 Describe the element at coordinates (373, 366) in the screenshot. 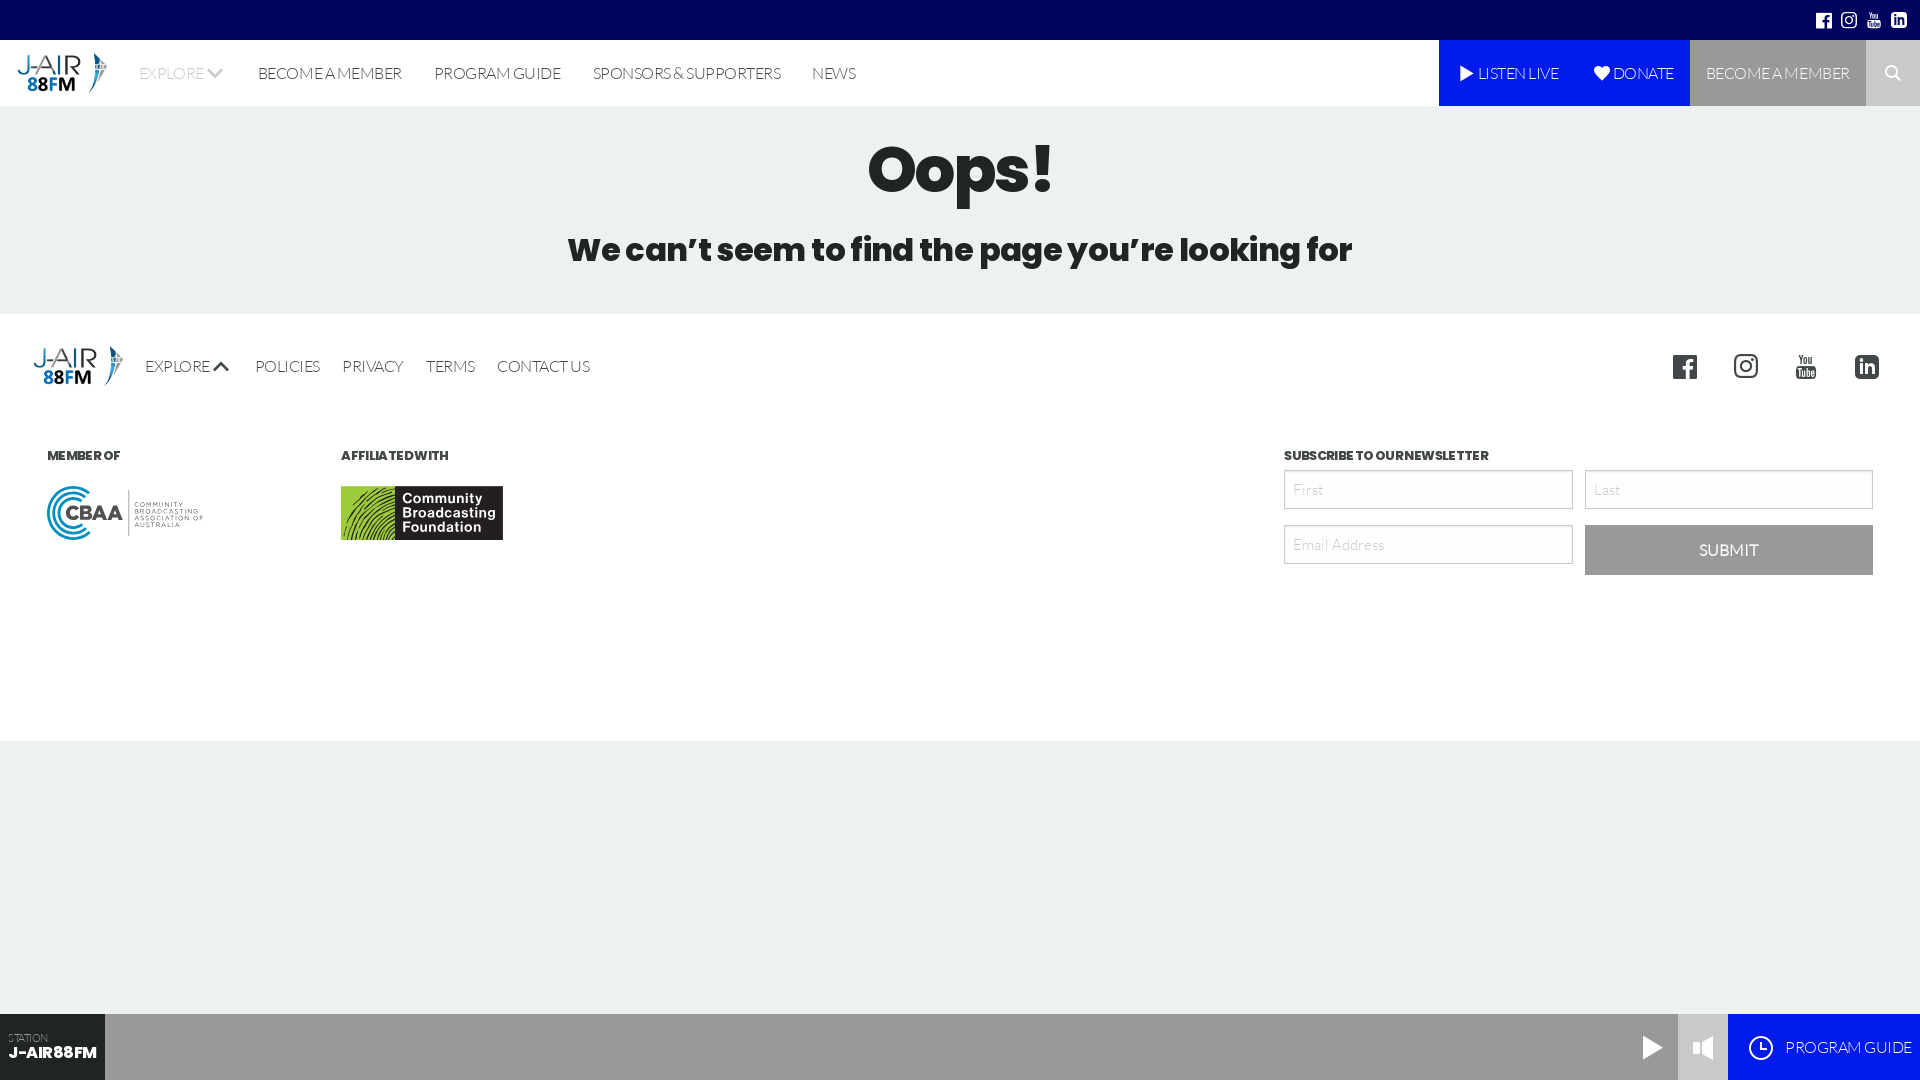

I see `'PRIVACY'` at that location.